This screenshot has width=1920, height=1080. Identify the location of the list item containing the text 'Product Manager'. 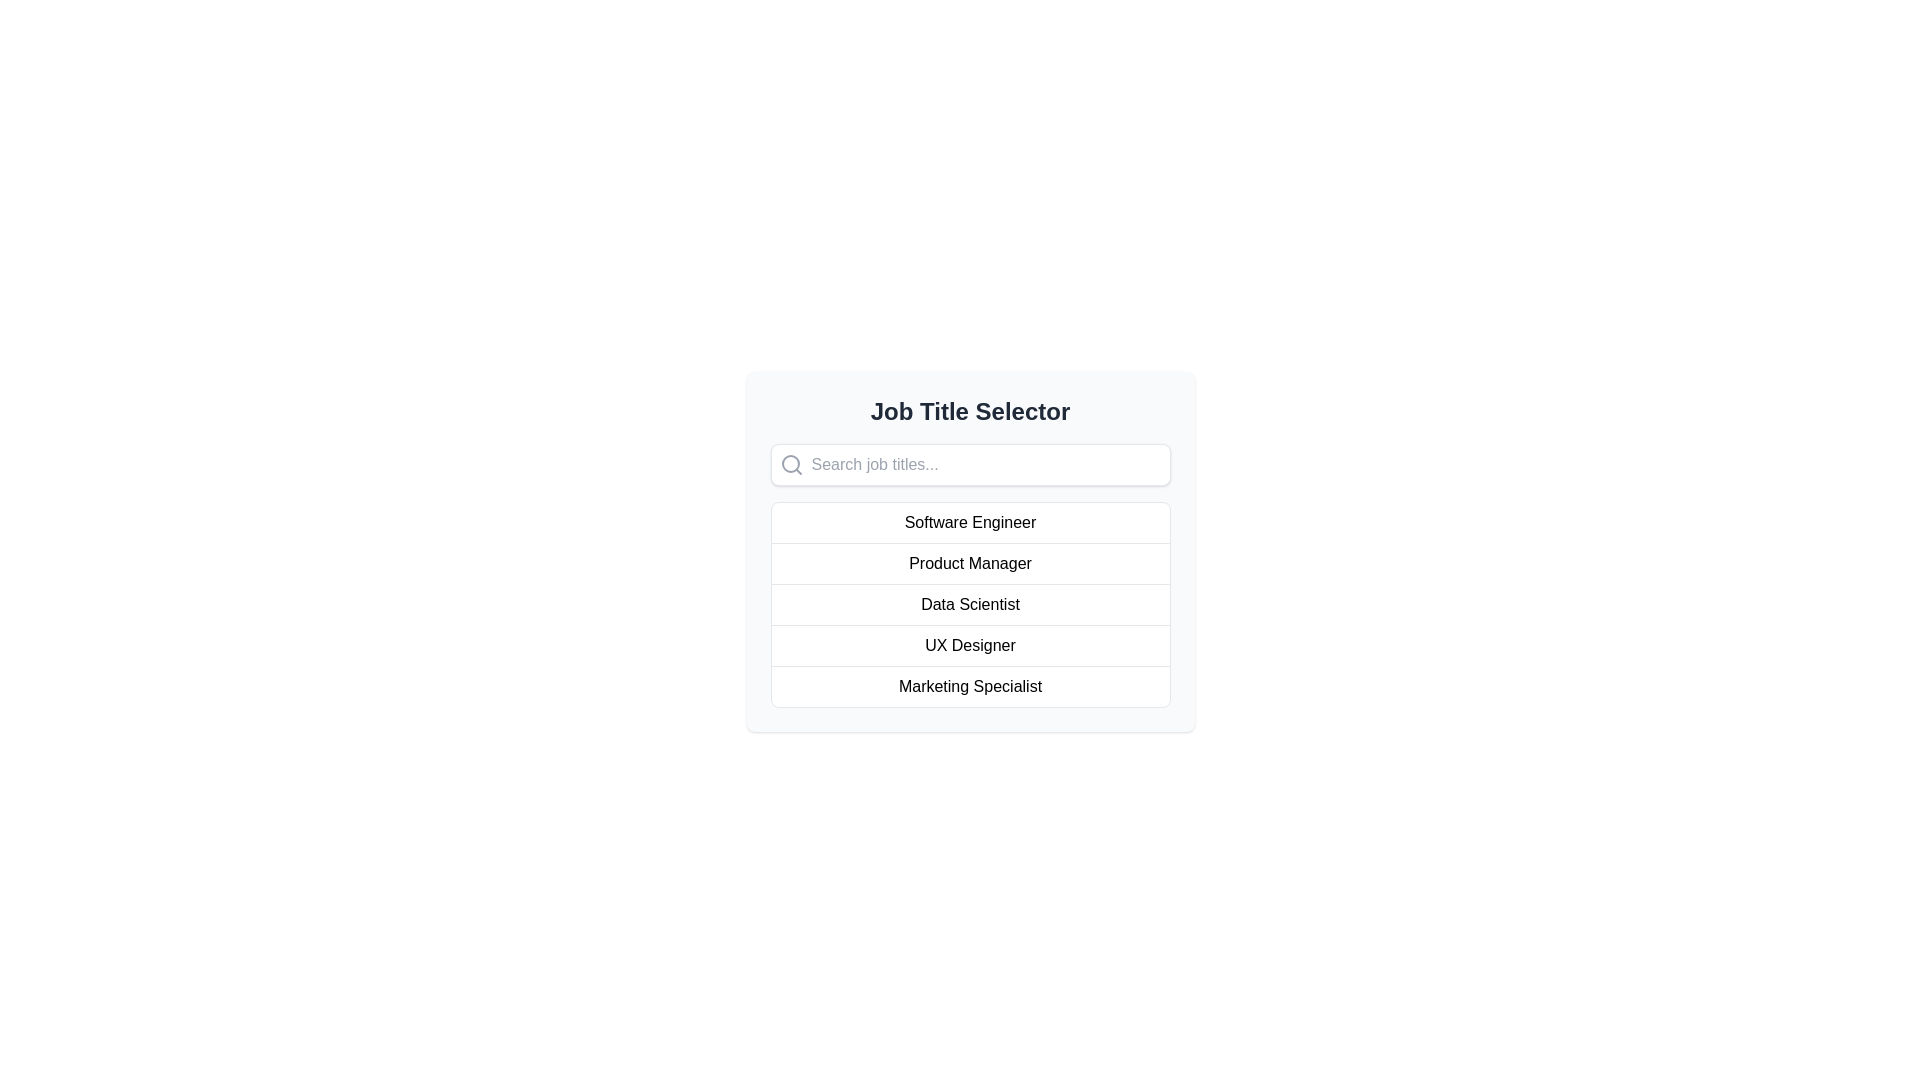
(970, 563).